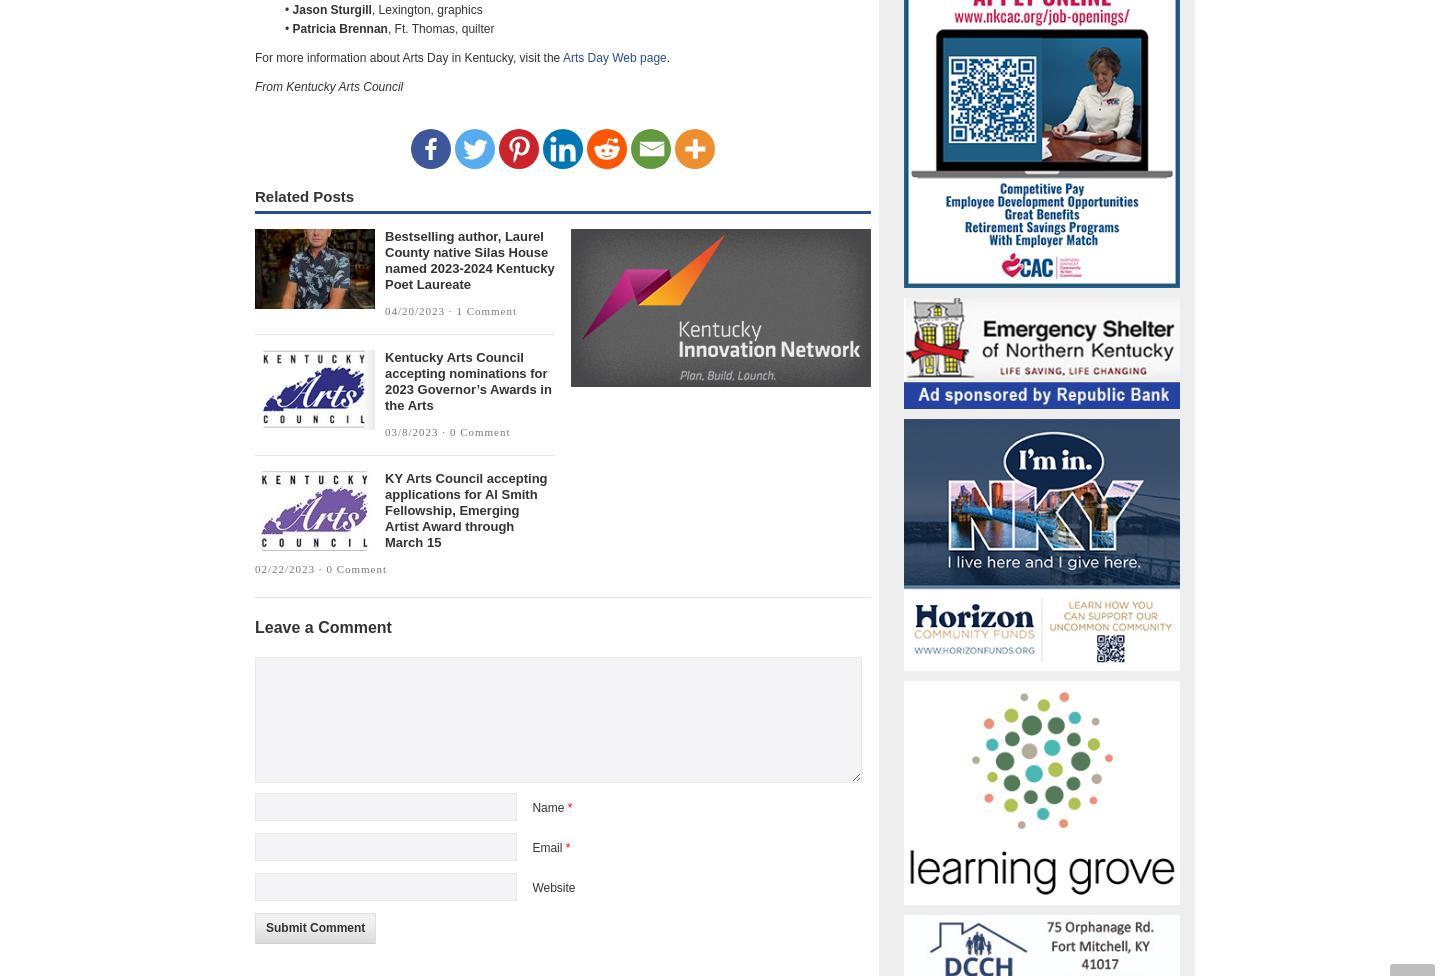  Describe the element at coordinates (304, 195) in the screenshot. I see `'Related Posts'` at that location.